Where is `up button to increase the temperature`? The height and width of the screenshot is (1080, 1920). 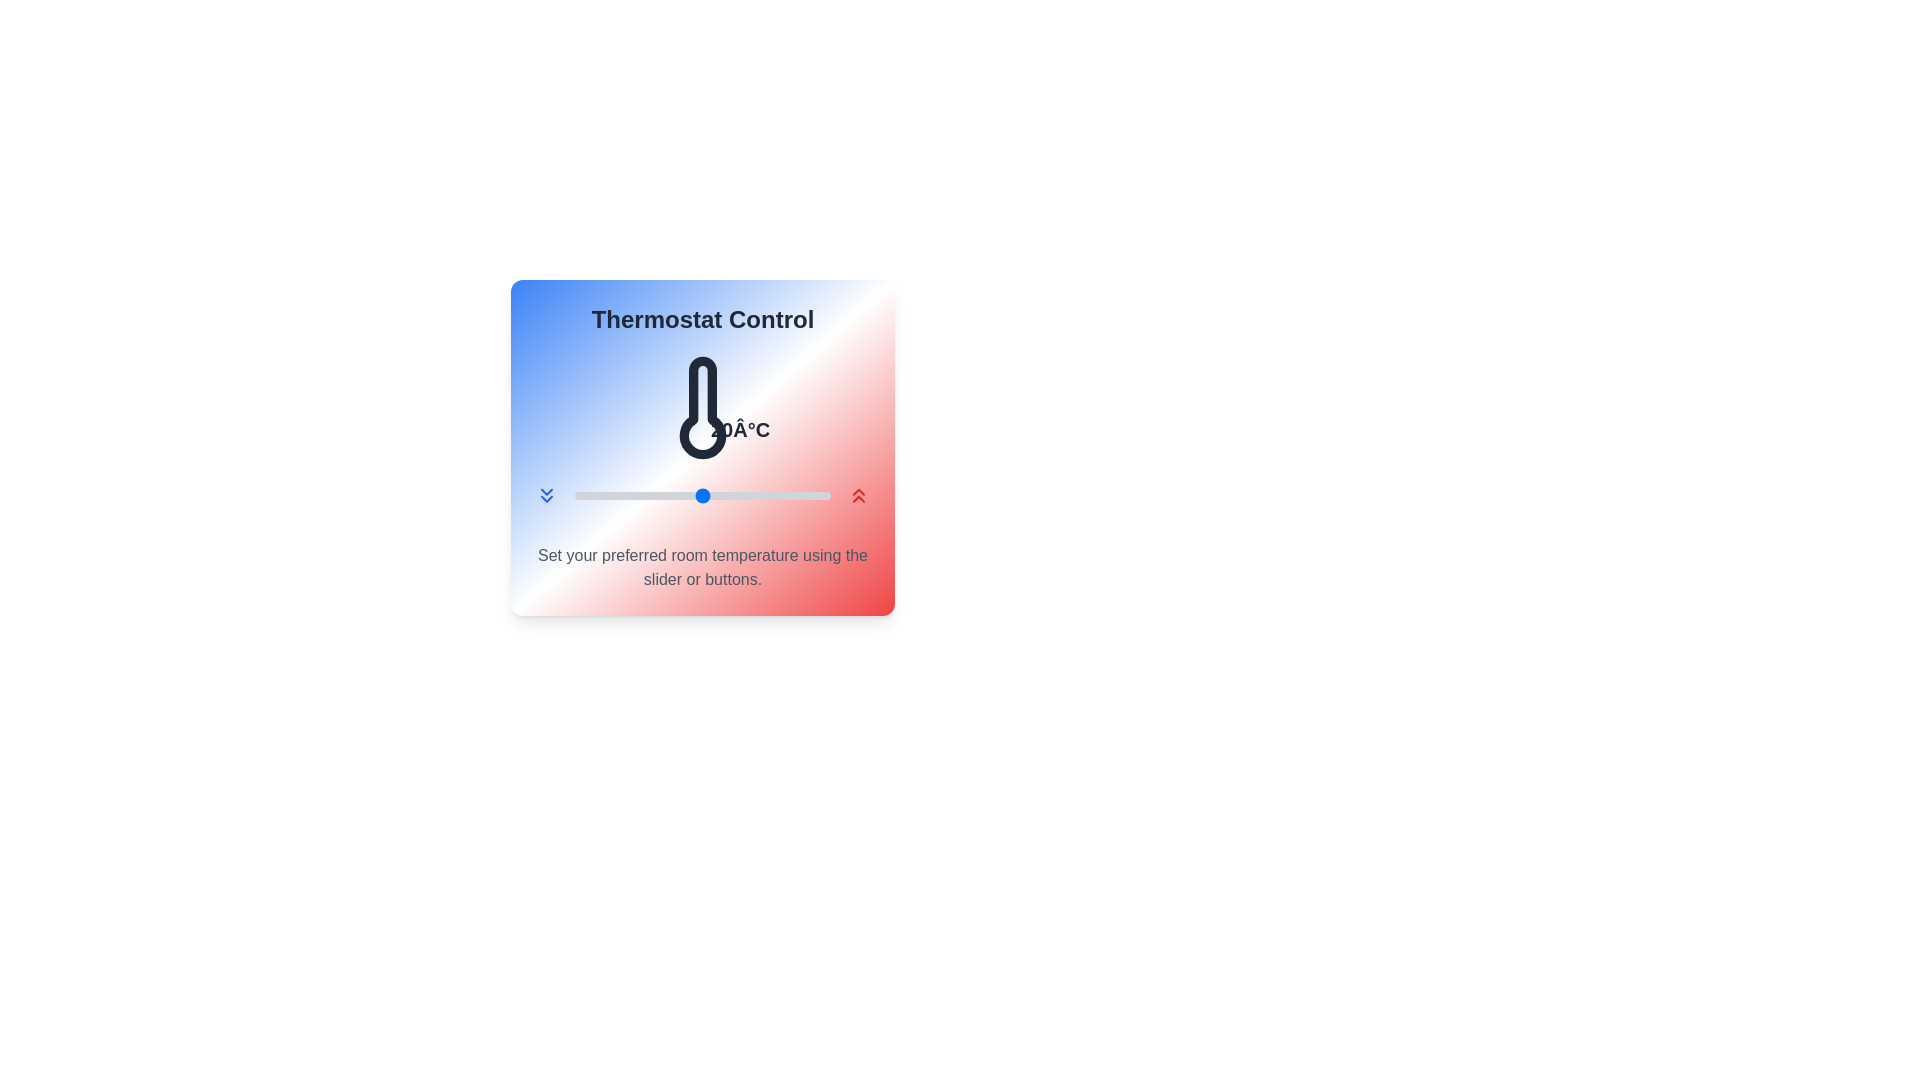 up button to increase the temperature is located at coordinates (858, 495).